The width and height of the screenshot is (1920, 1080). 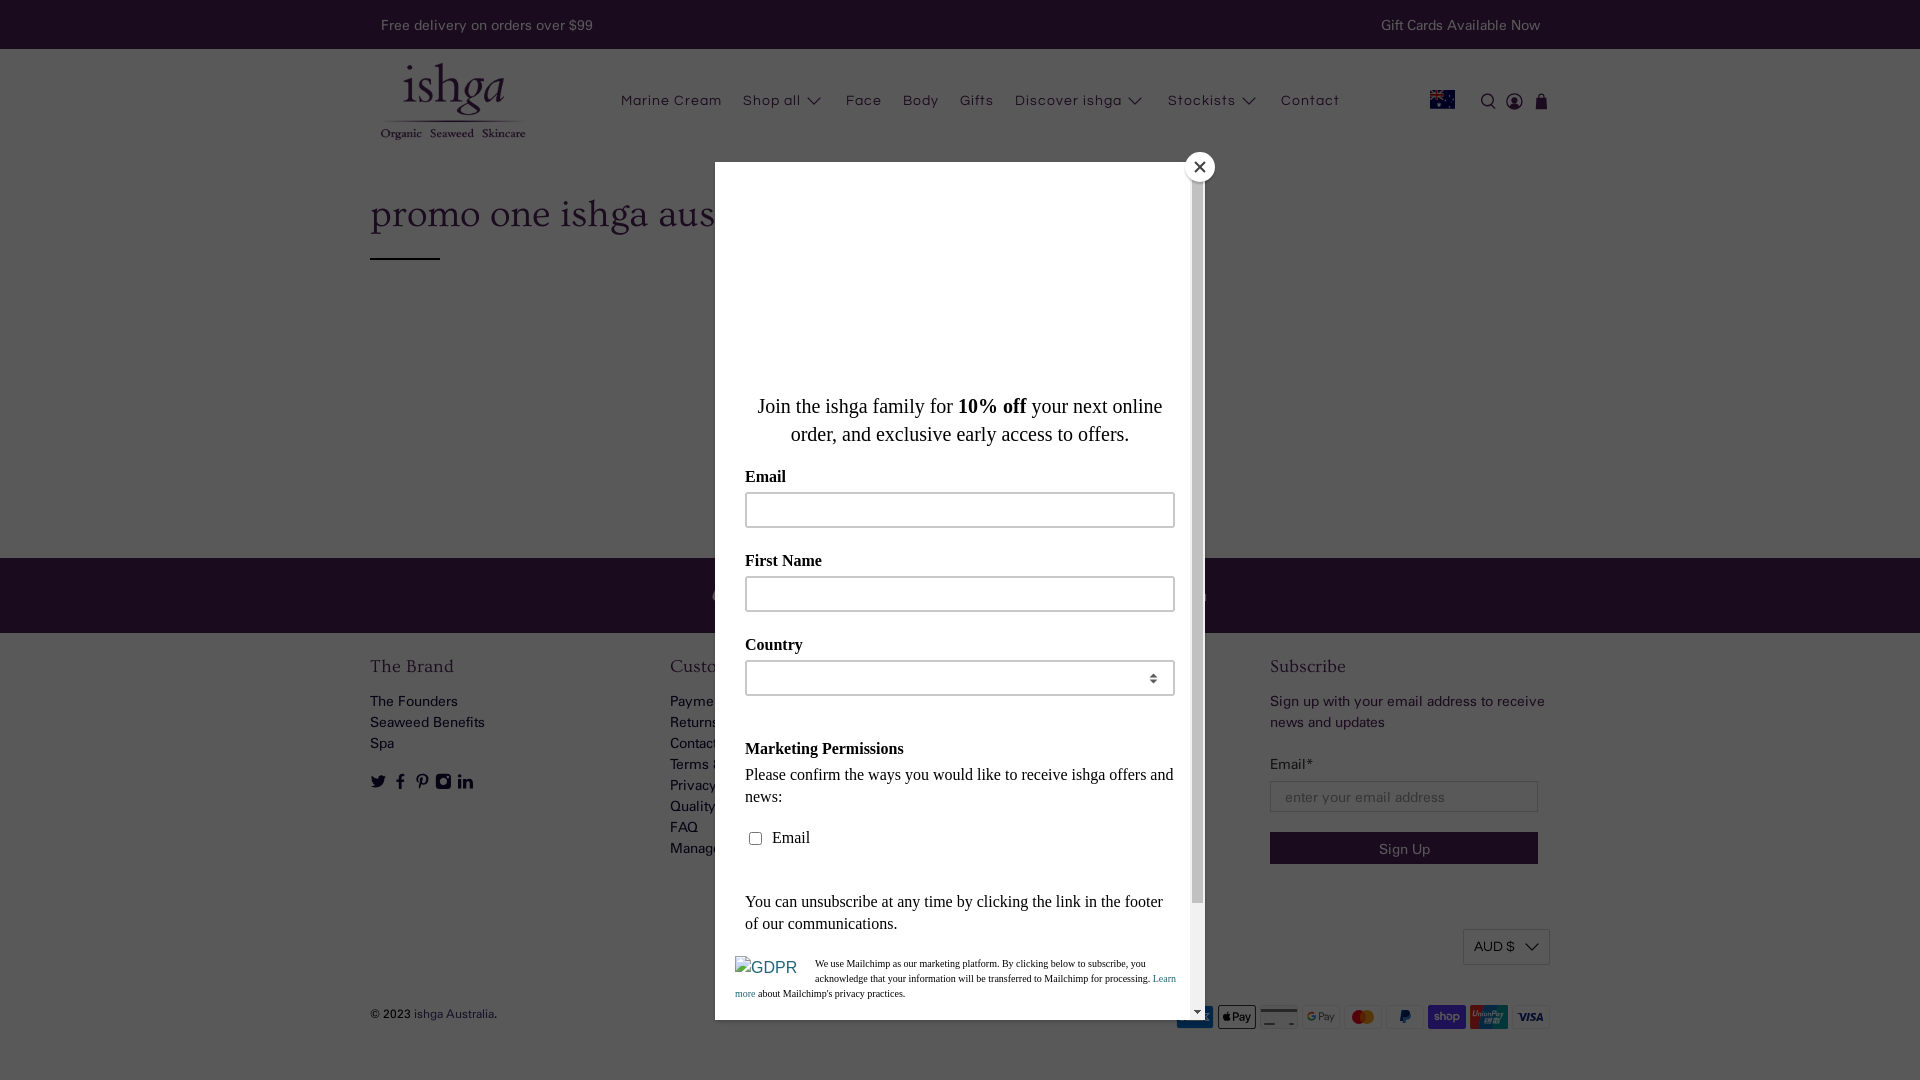 What do you see at coordinates (732, 699) in the screenshot?
I see `'Payment & Delivery'` at bounding box center [732, 699].